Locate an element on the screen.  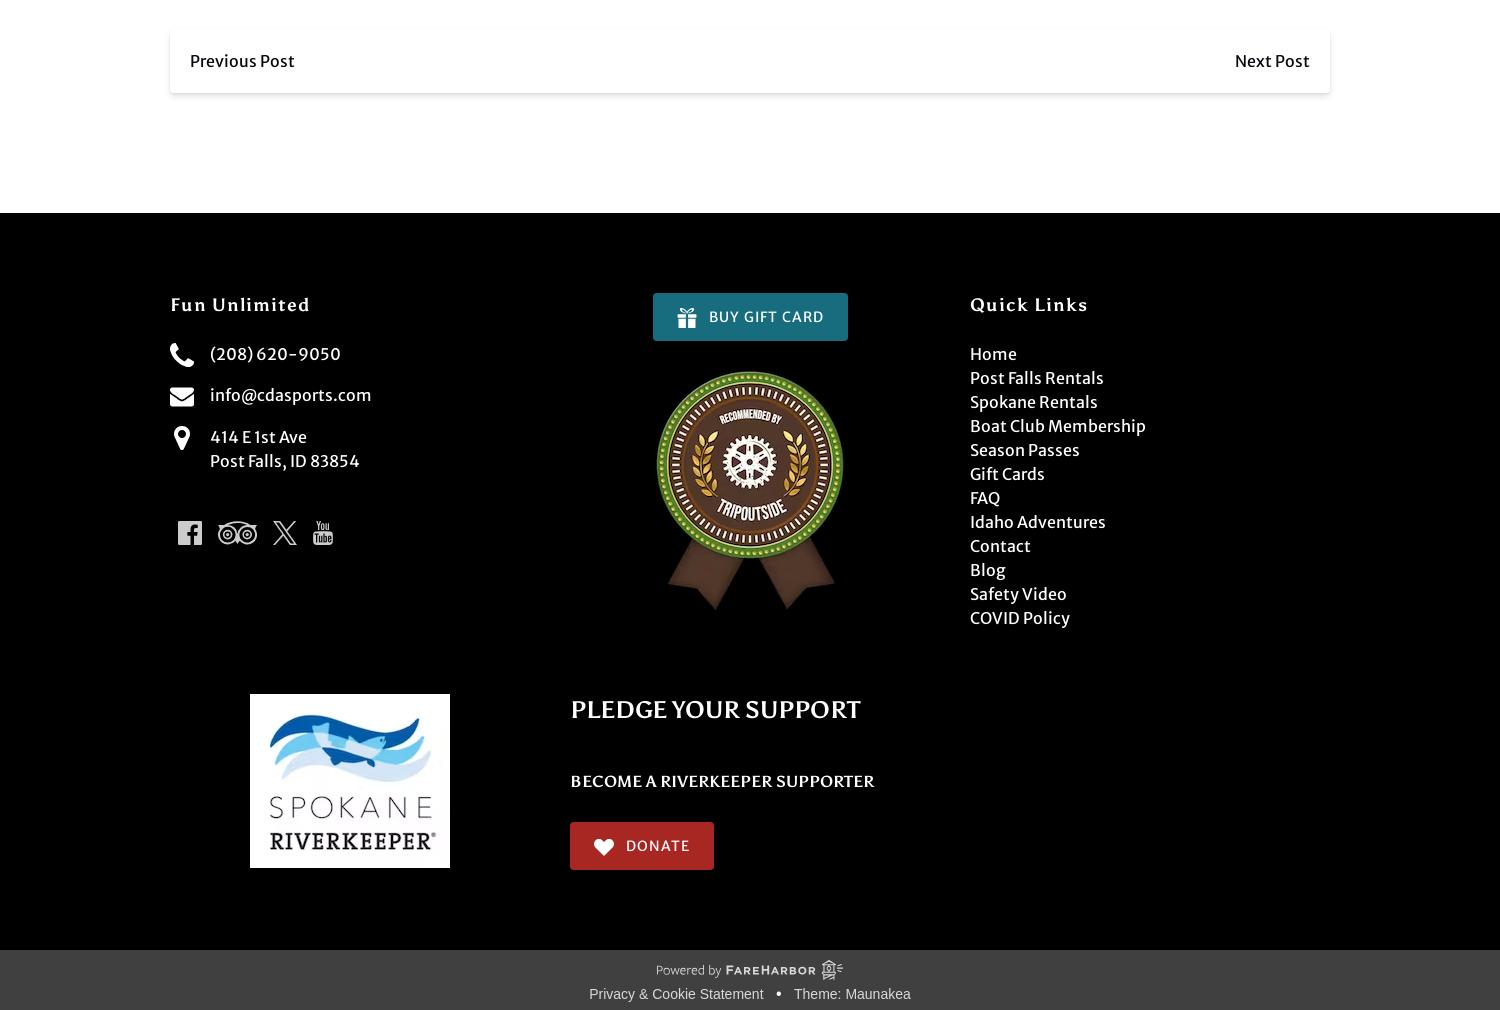
'Donate' is located at coordinates (655, 845).